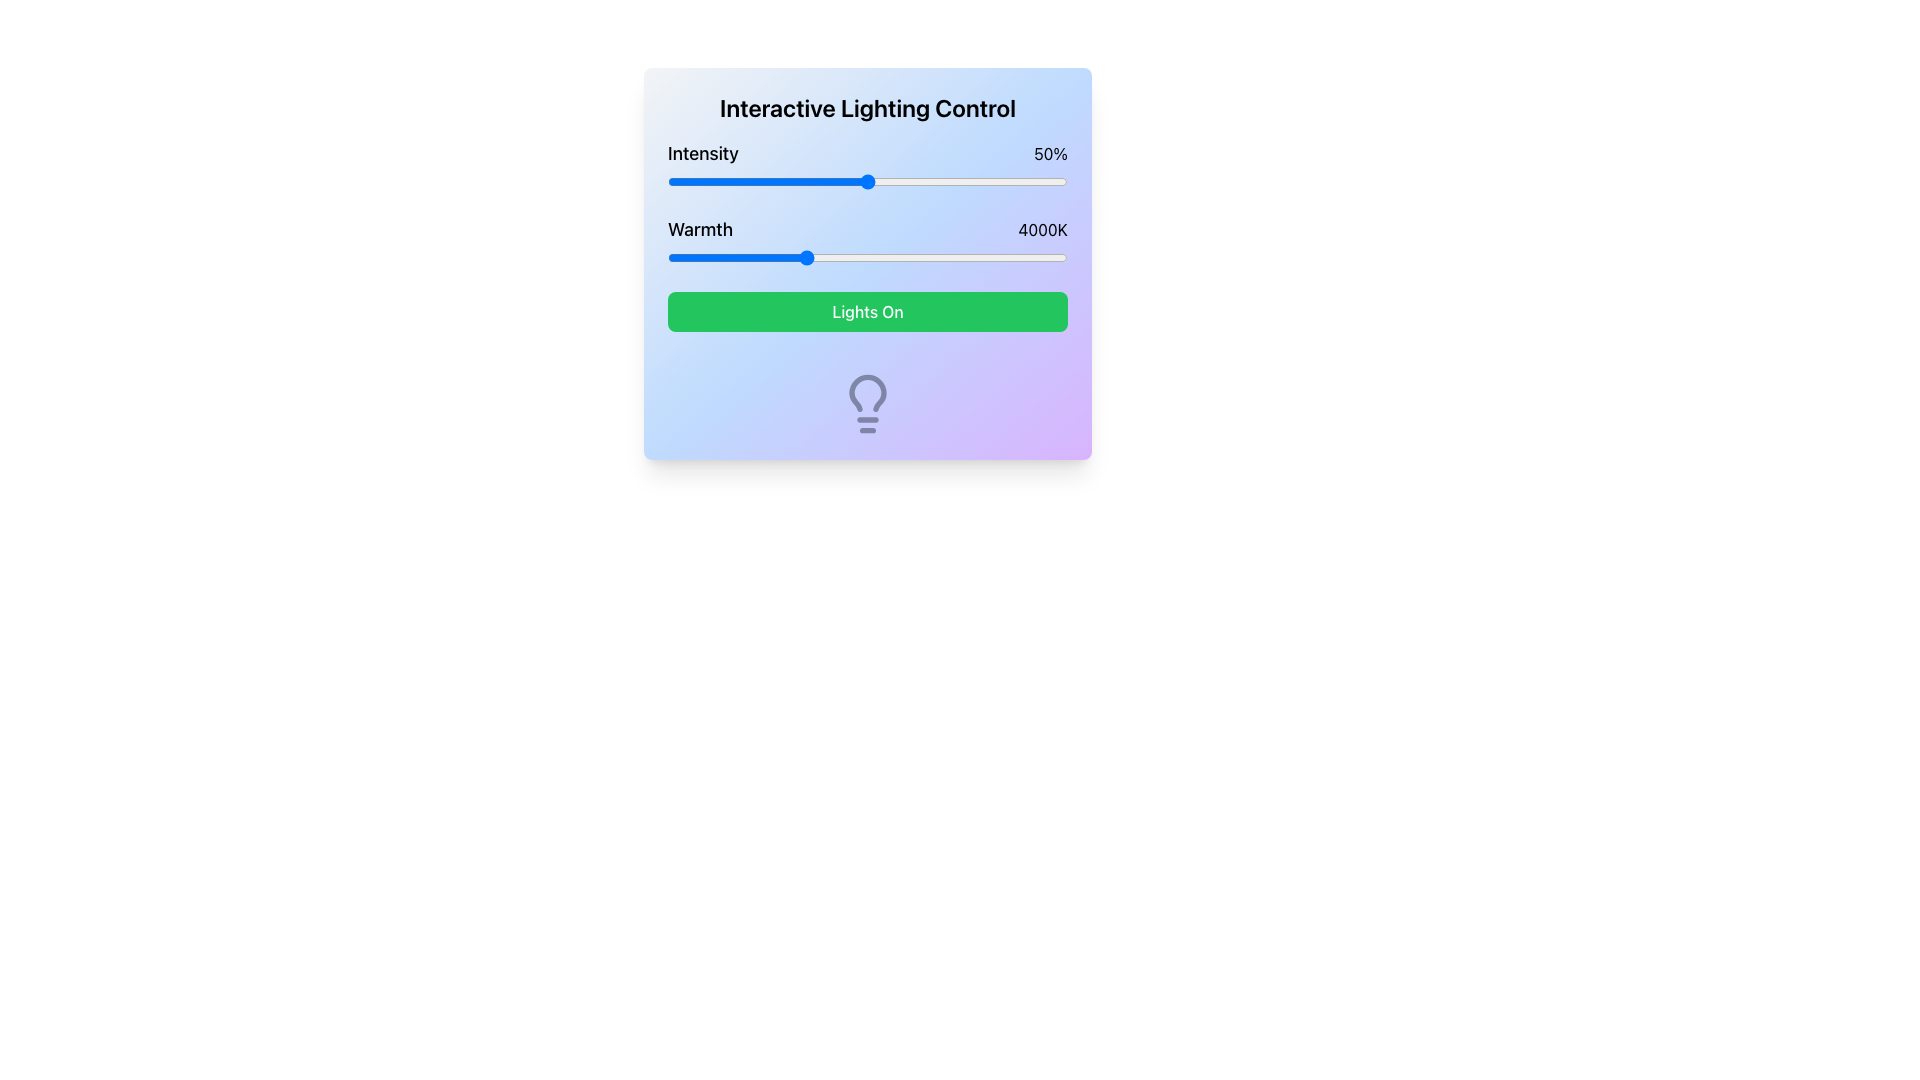 This screenshot has height=1080, width=1920. I want to click on warmth, so click(949, 257).